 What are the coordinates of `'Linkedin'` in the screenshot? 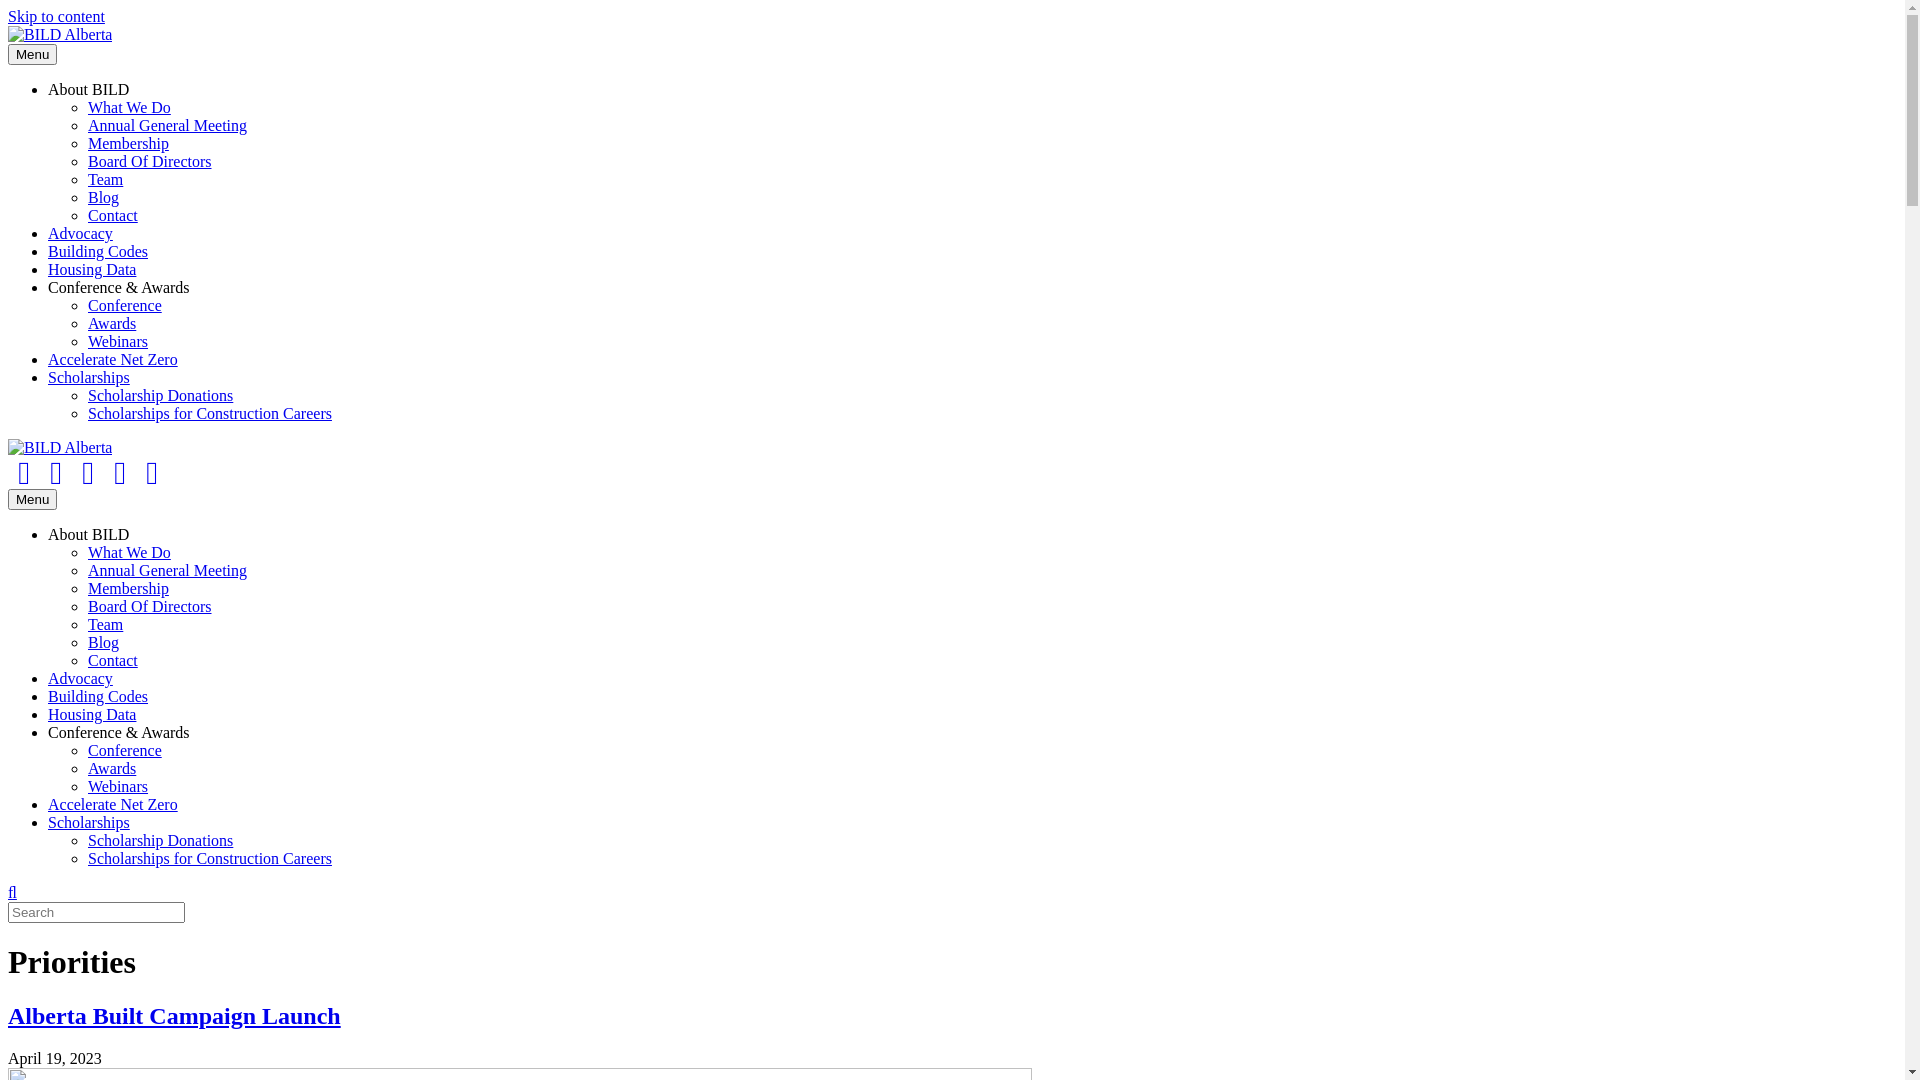 It's located at (86, 473).